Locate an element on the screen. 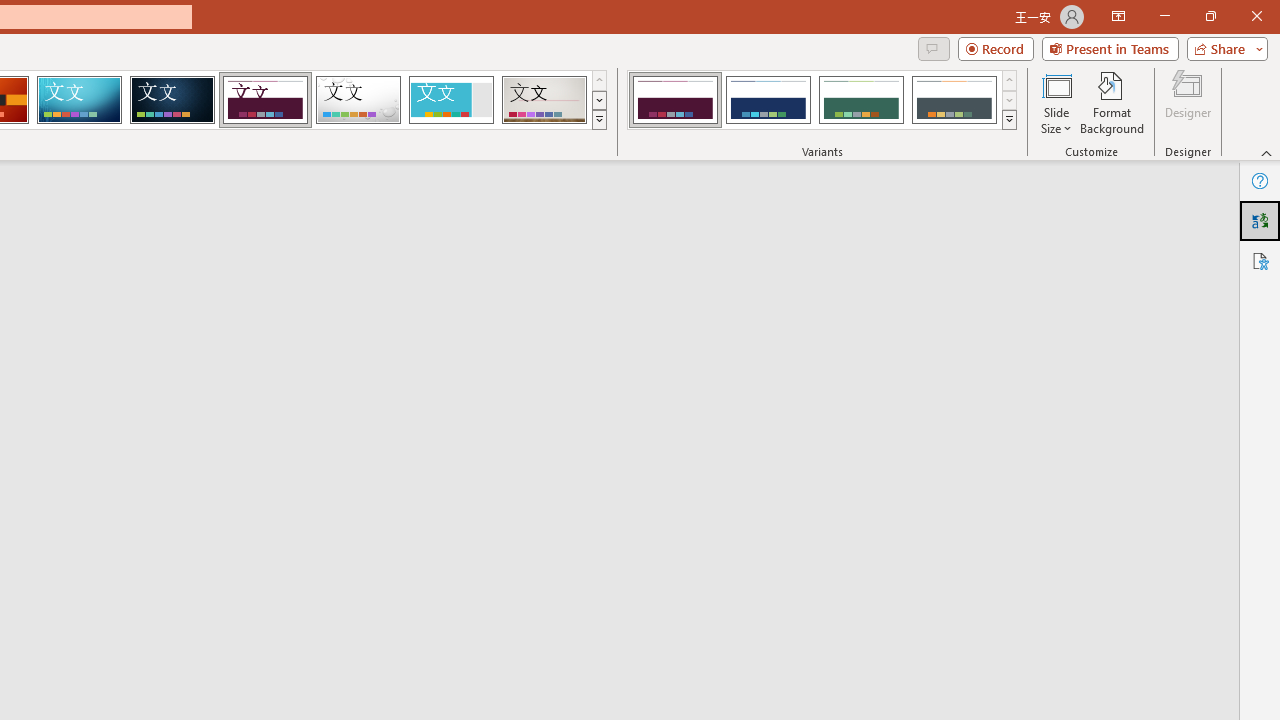 The width and height of the screenshot is (1280, 720). 'Dividend Variant 4' is located at coordinates (953, 100).